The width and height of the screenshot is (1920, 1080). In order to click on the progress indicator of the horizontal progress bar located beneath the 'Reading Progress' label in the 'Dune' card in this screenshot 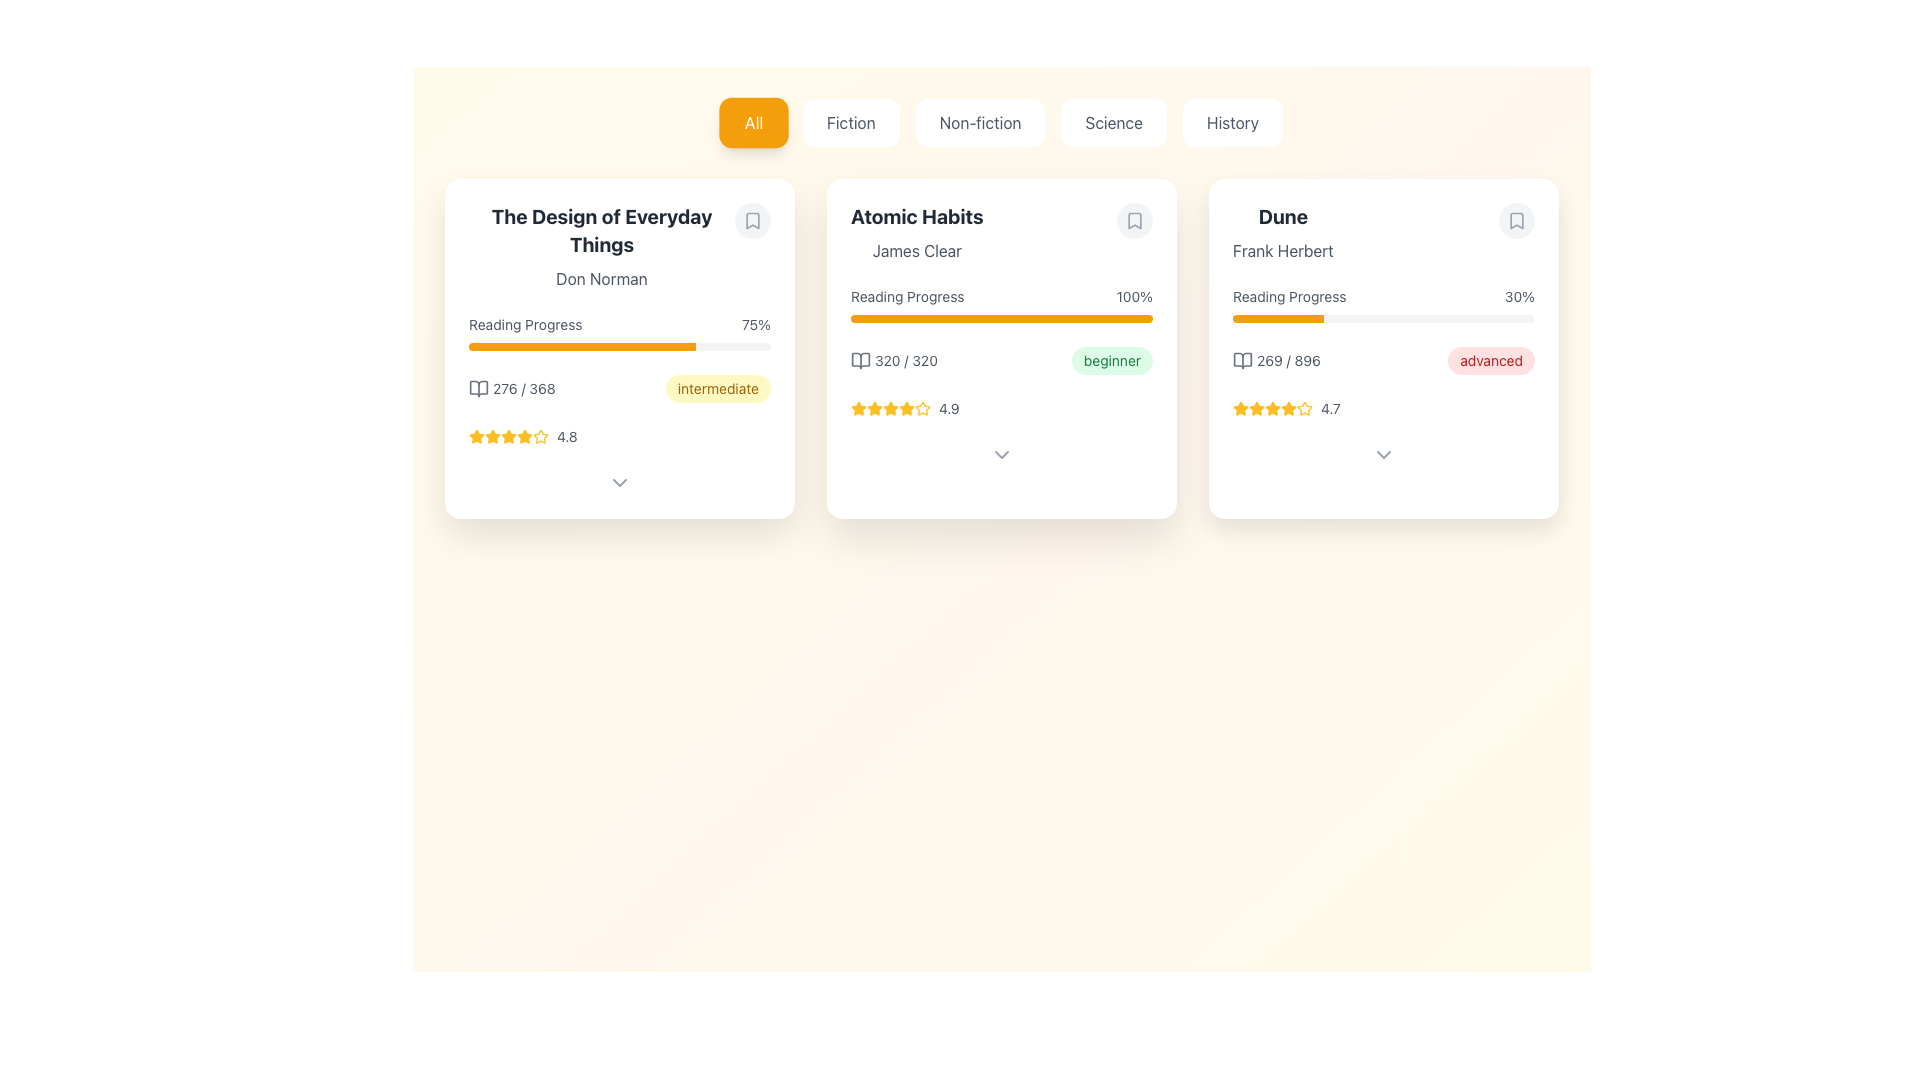, I will do `click(1382, 318)`.